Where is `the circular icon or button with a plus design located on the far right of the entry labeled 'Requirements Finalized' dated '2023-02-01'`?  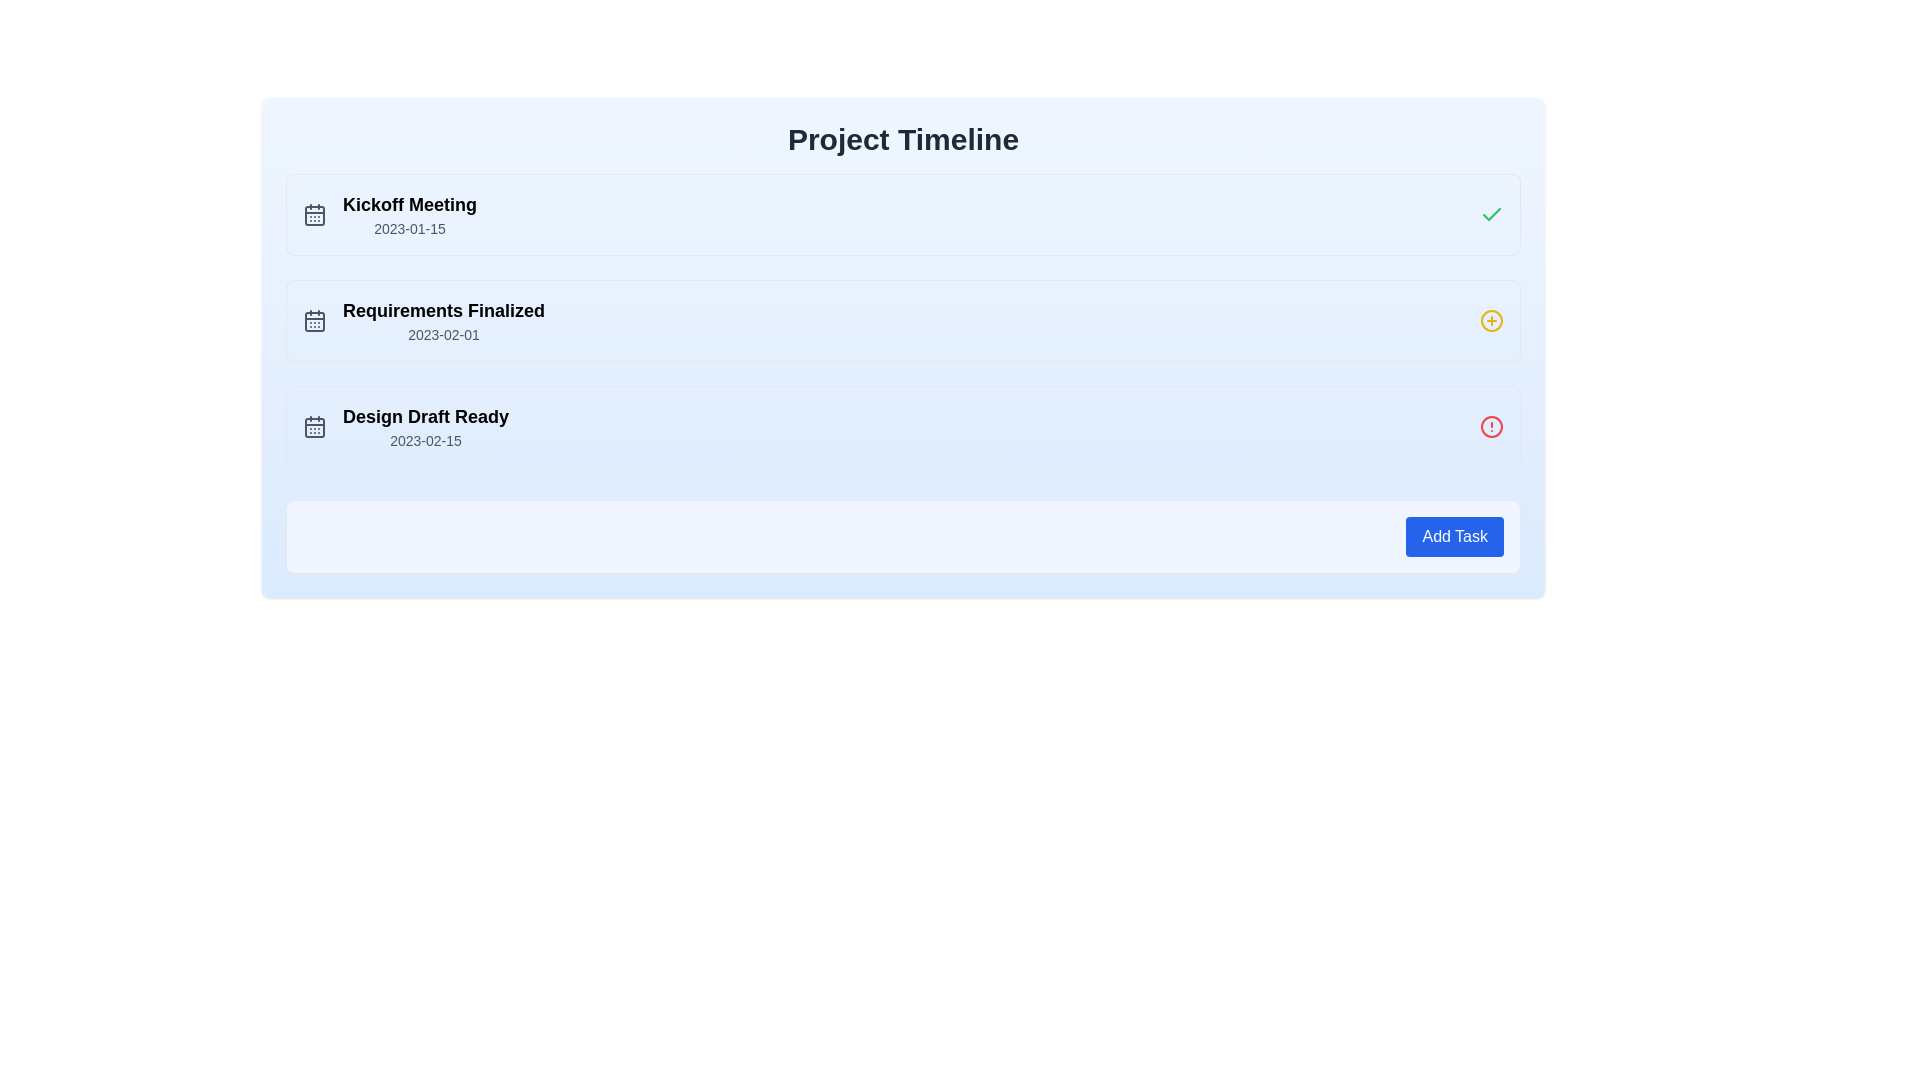
the circular icon or button with a plus design located on the far right of the entry labeled 'Requirements Finalized' dated '2023-02-01' is located at coordinates (1492, 319).